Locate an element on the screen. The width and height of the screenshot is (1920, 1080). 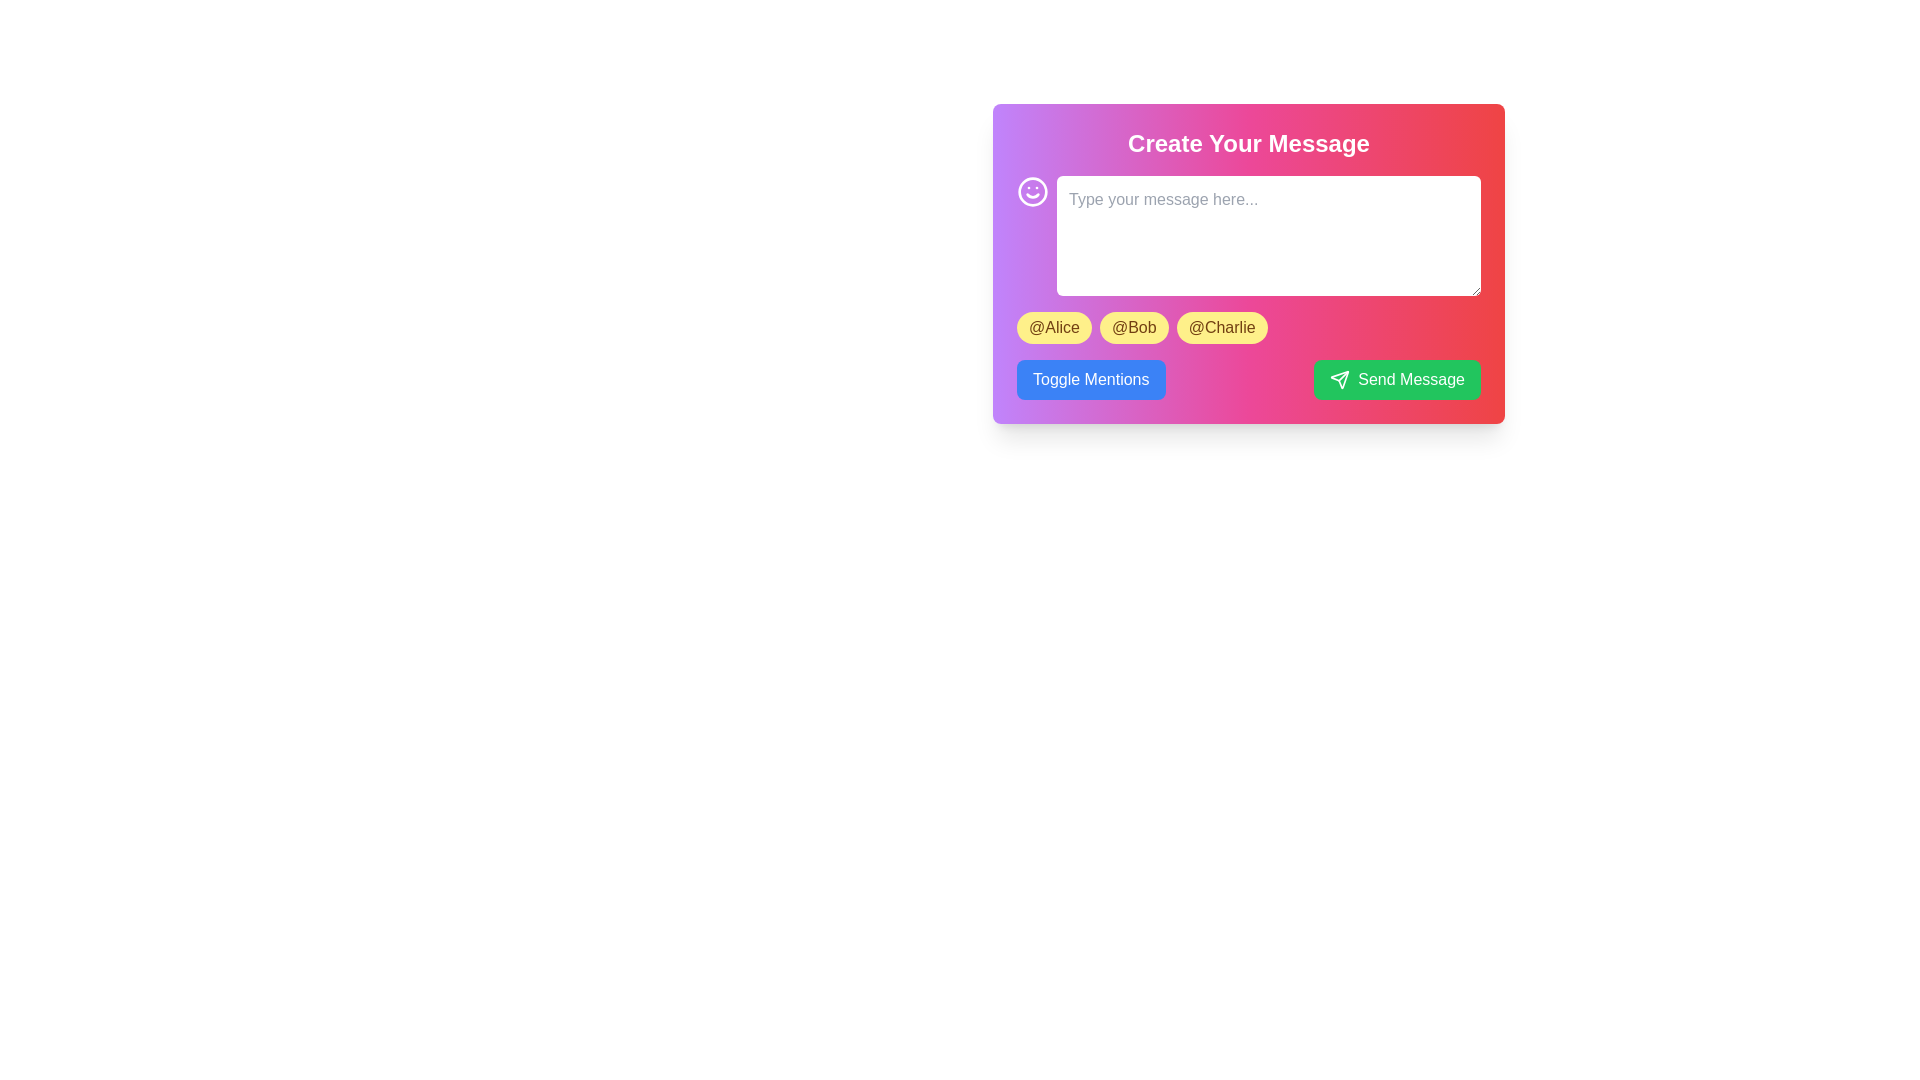
the first mention tag button for user 'Alice' located in the lower left section of the main interface panel is located at coordinates (1053, 326).